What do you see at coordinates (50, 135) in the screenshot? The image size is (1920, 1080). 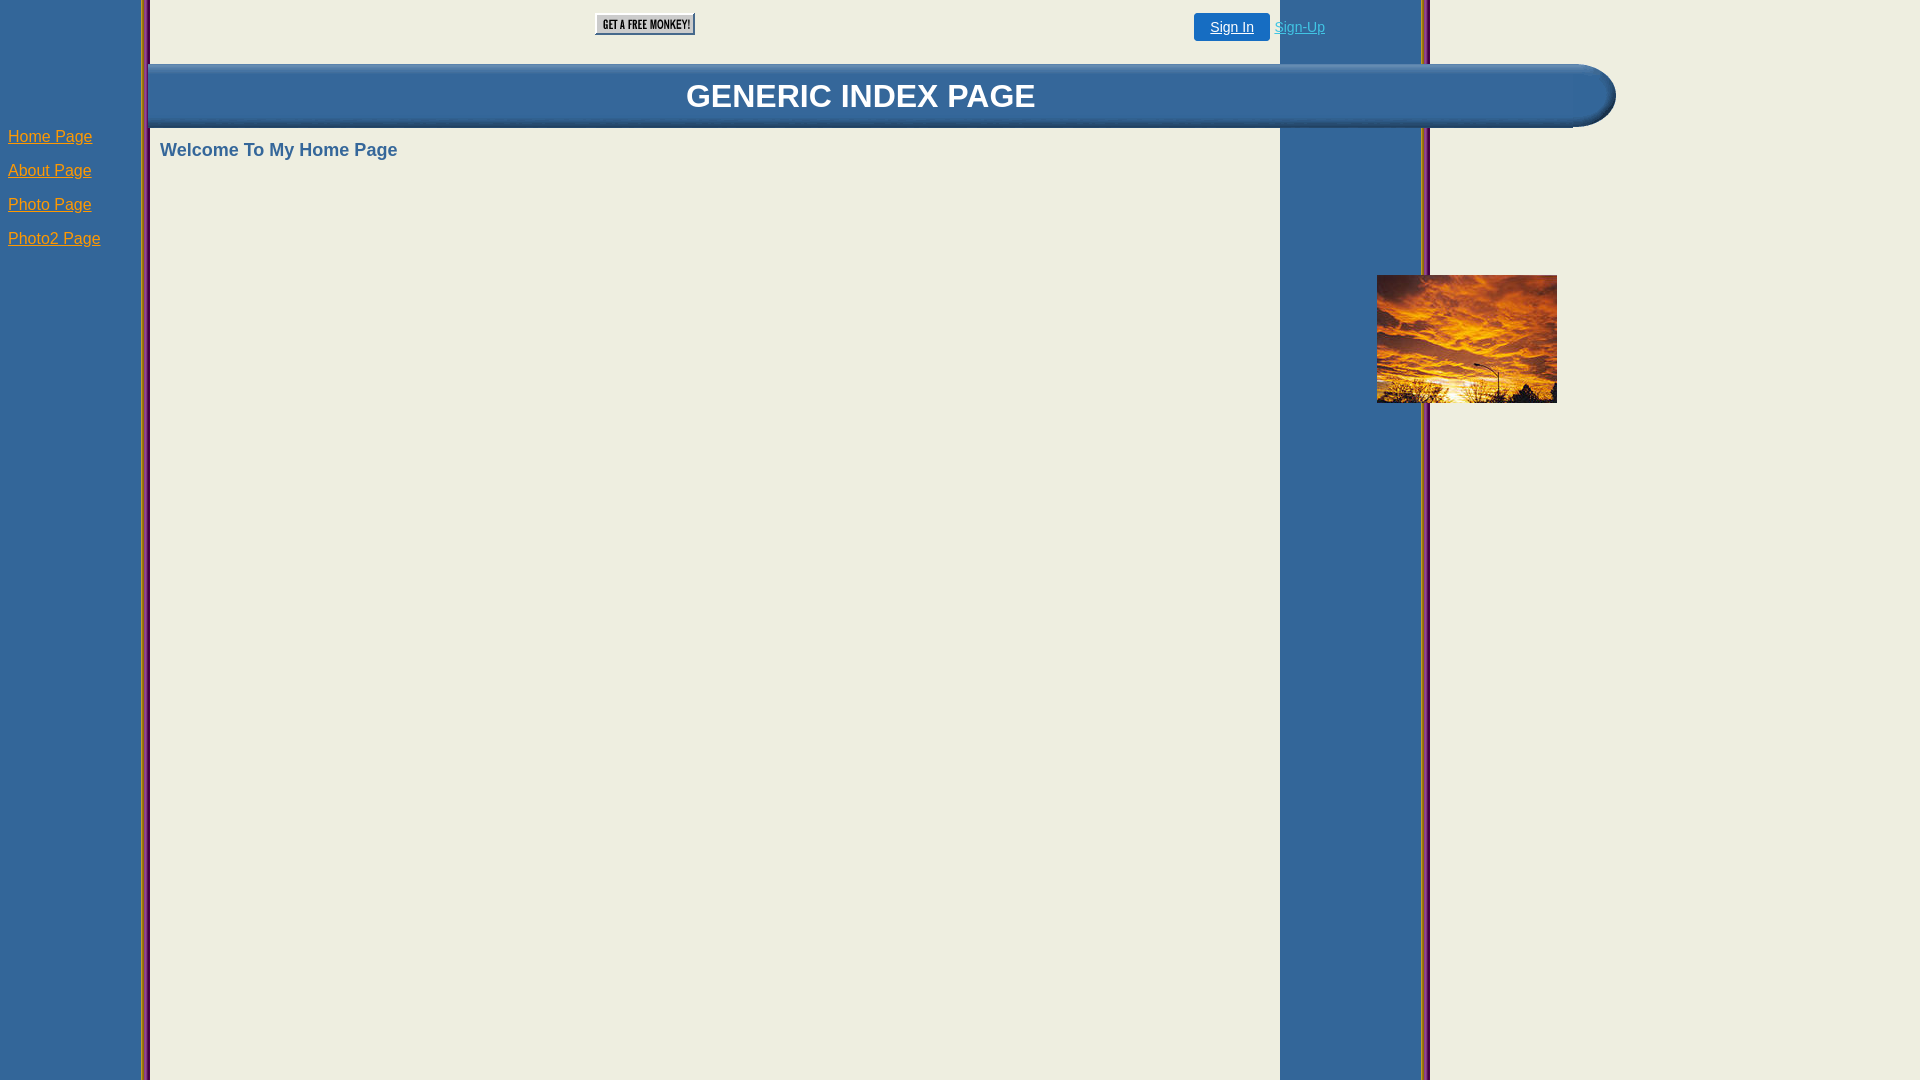 I see `'Home Page'` at bounding box center [50, 135].